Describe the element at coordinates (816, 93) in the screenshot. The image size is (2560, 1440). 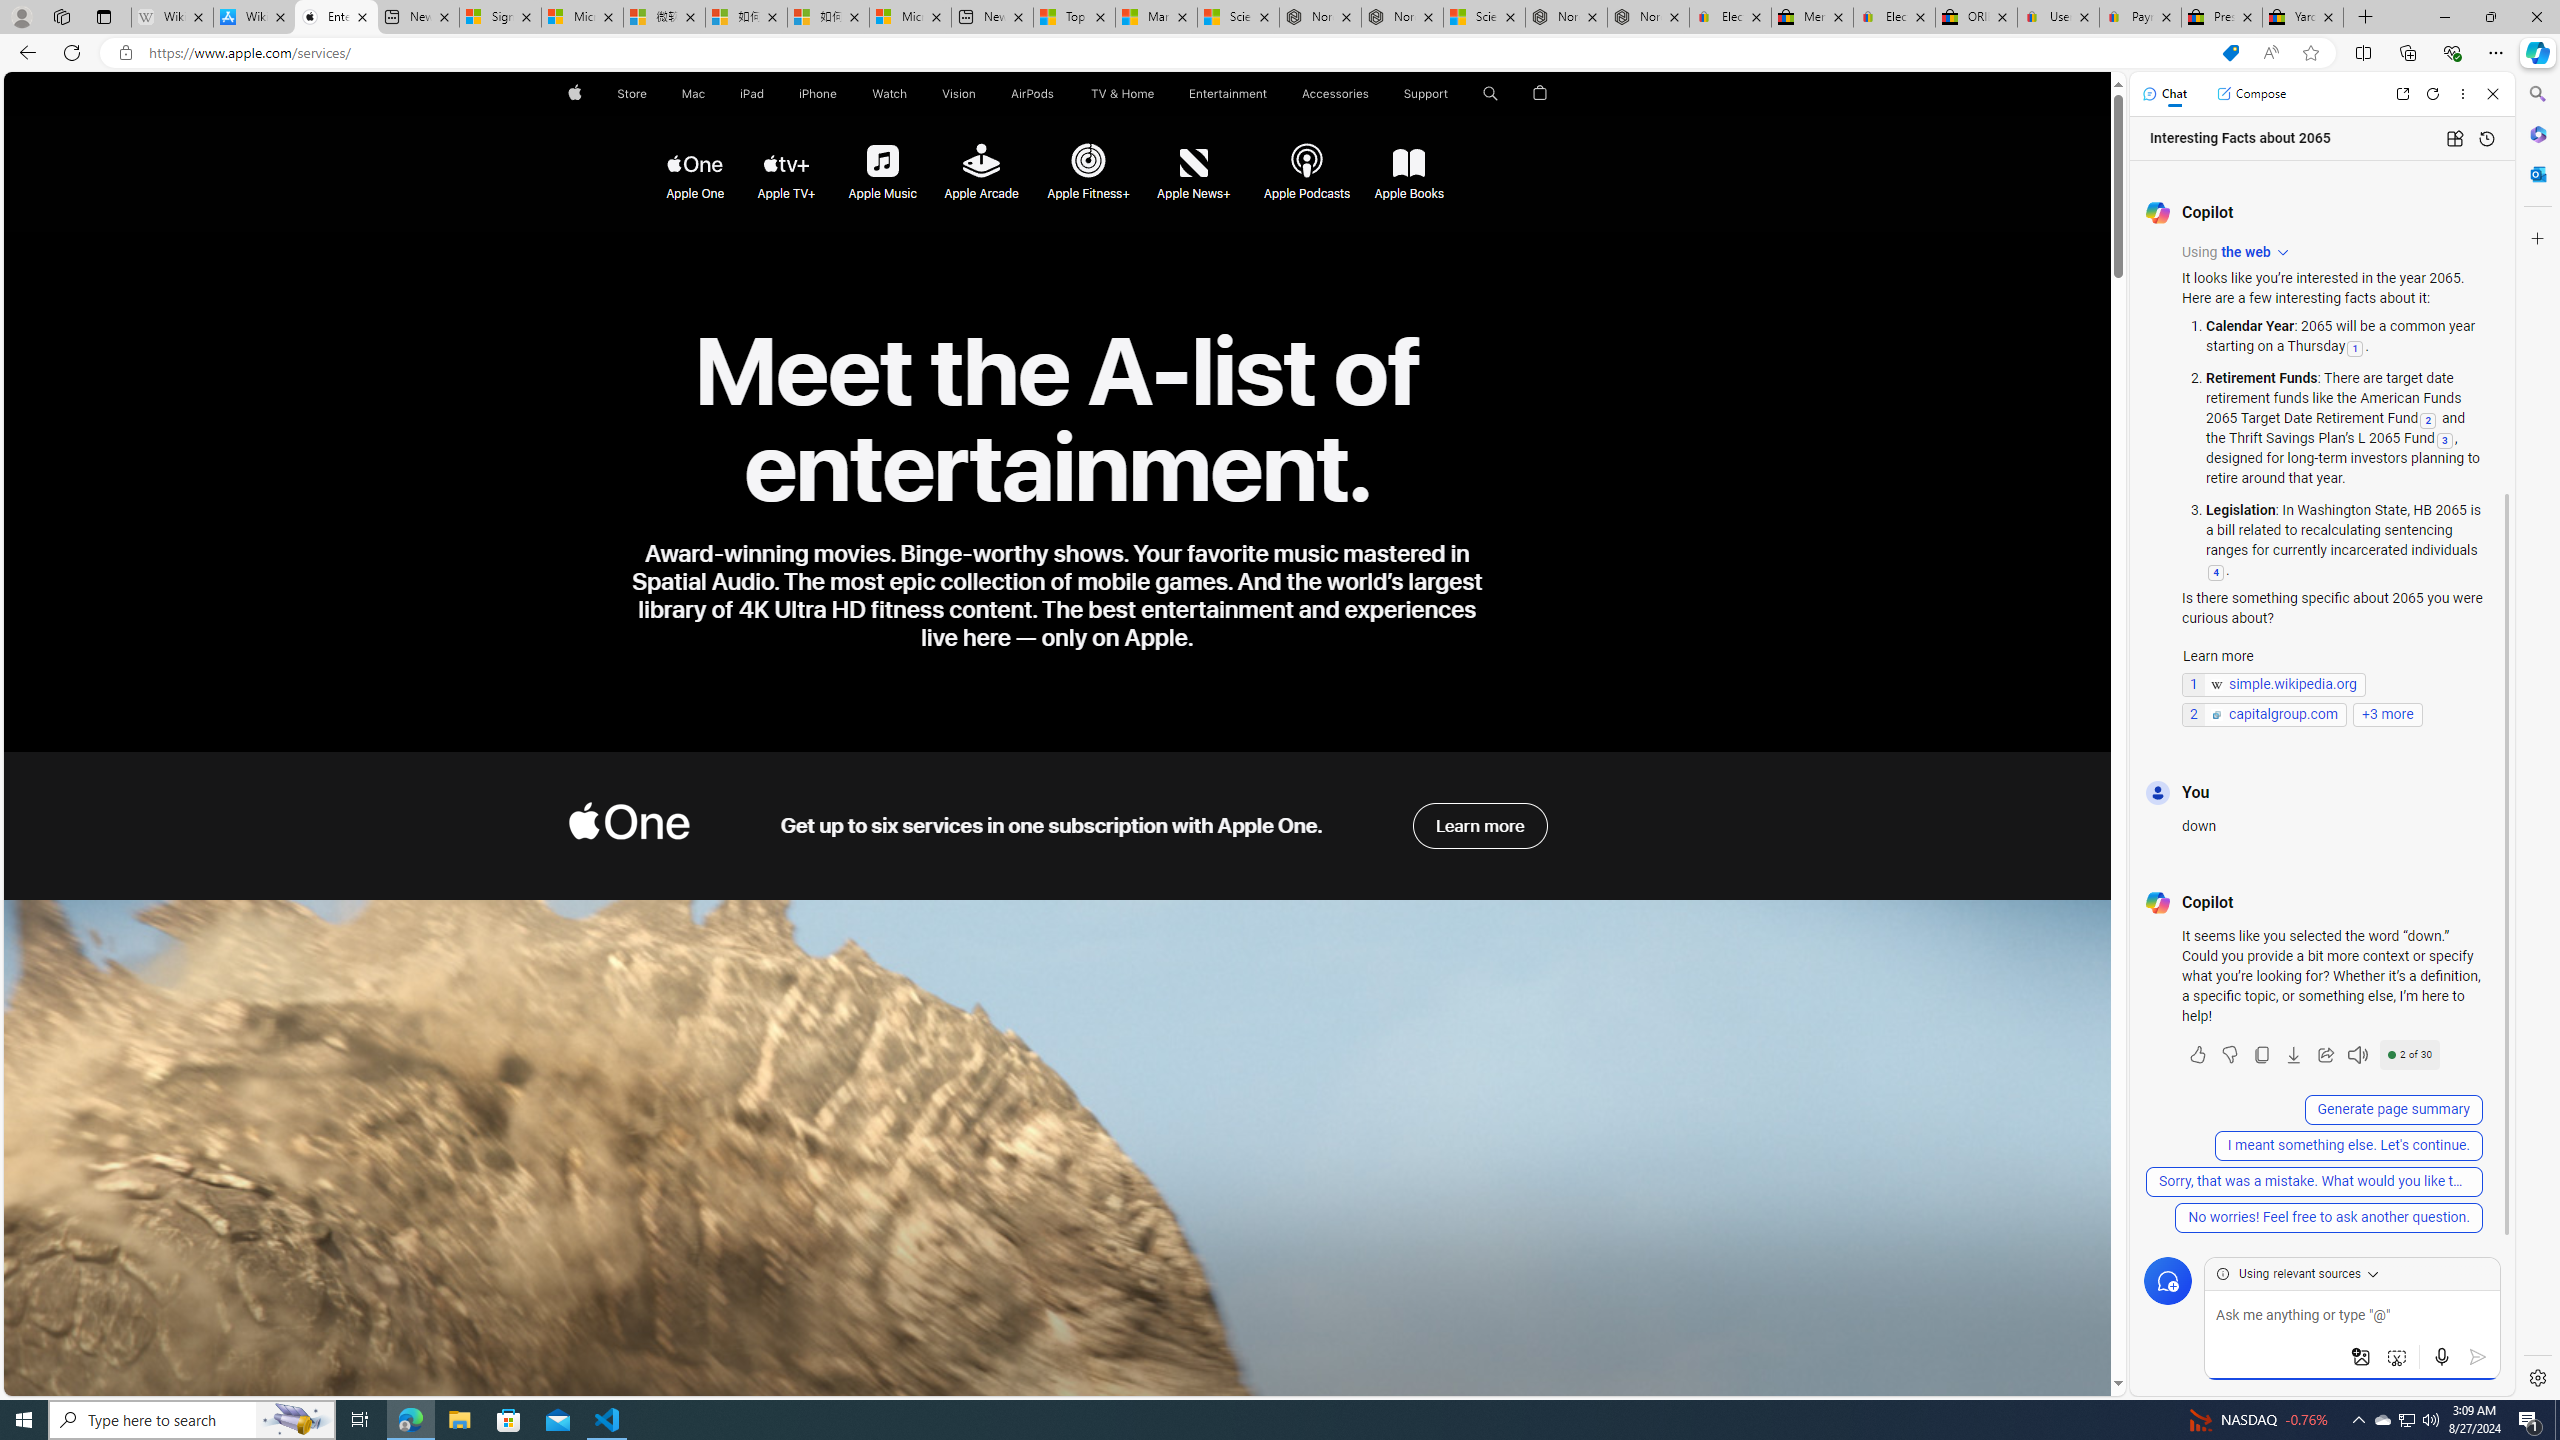
I see `'iPhone'` at that location.